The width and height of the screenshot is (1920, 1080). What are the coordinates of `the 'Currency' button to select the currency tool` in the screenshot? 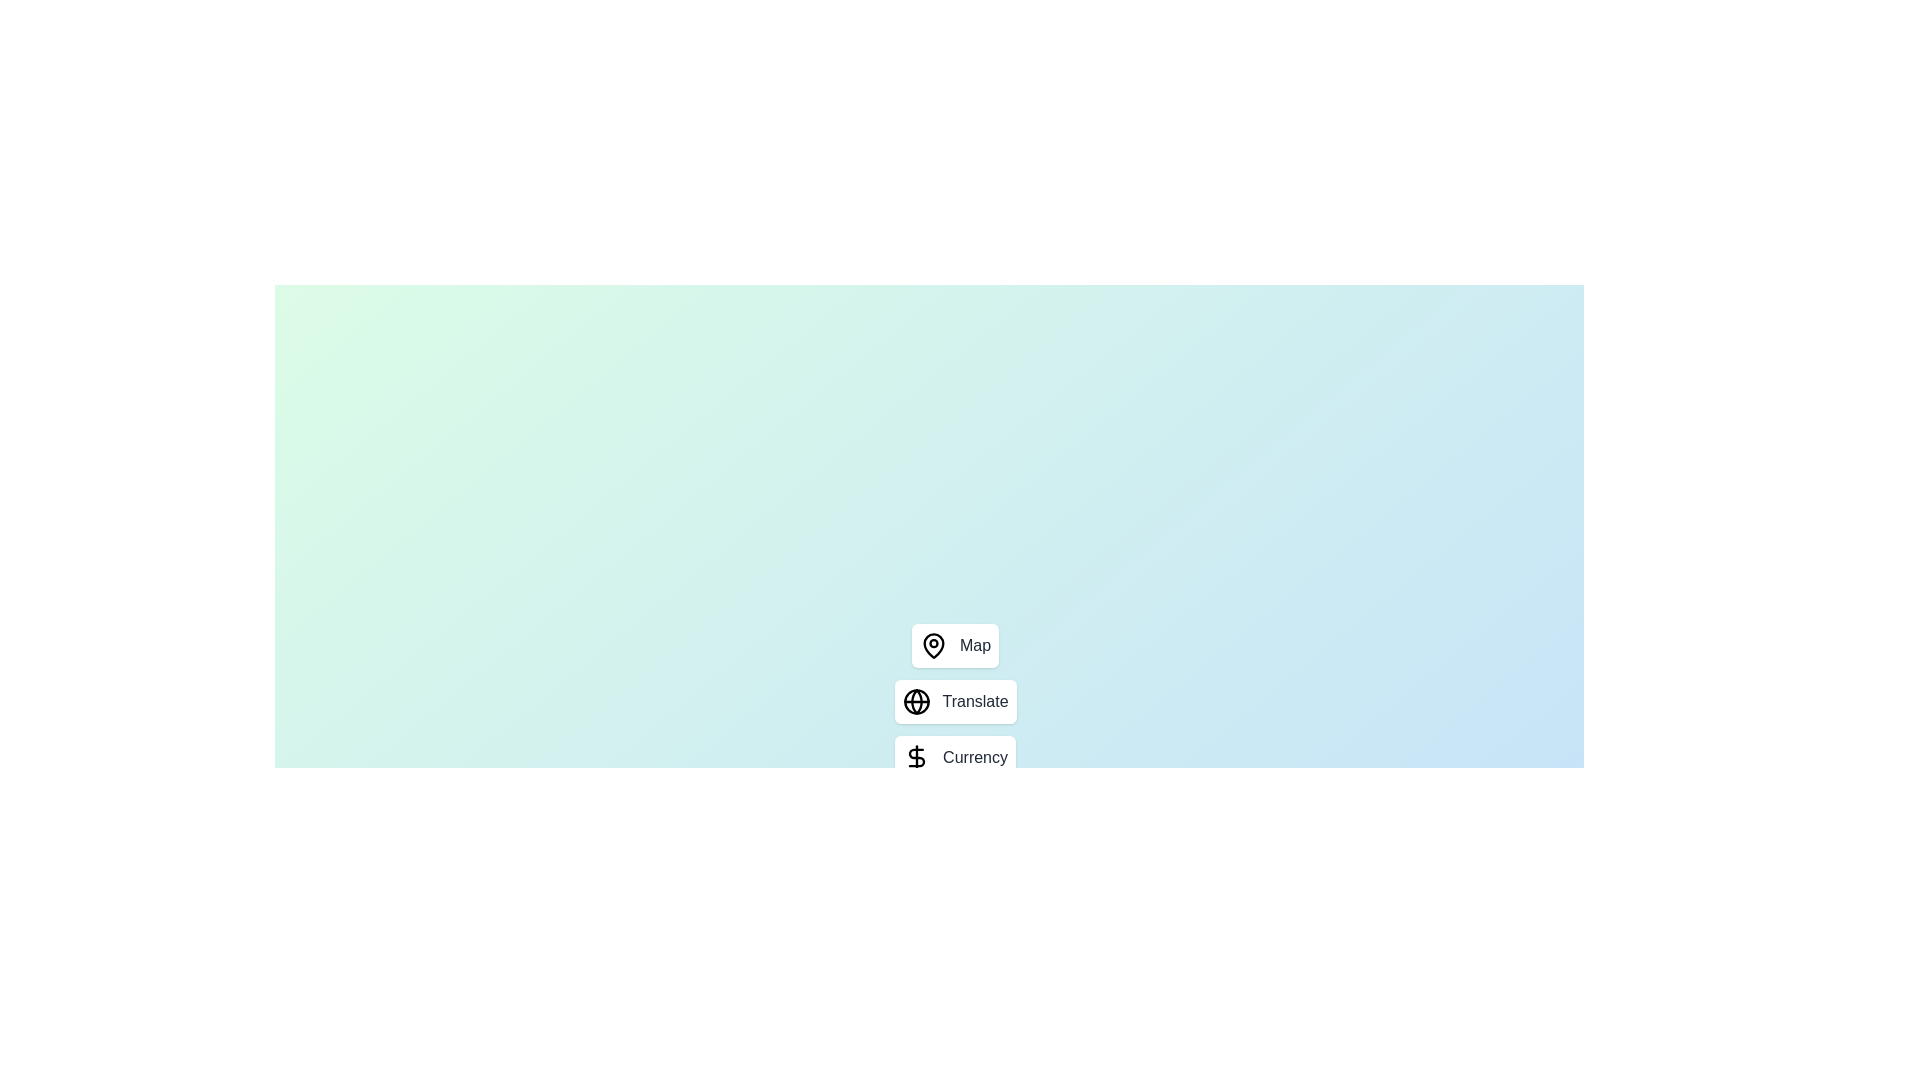 It's located at (954, 758).